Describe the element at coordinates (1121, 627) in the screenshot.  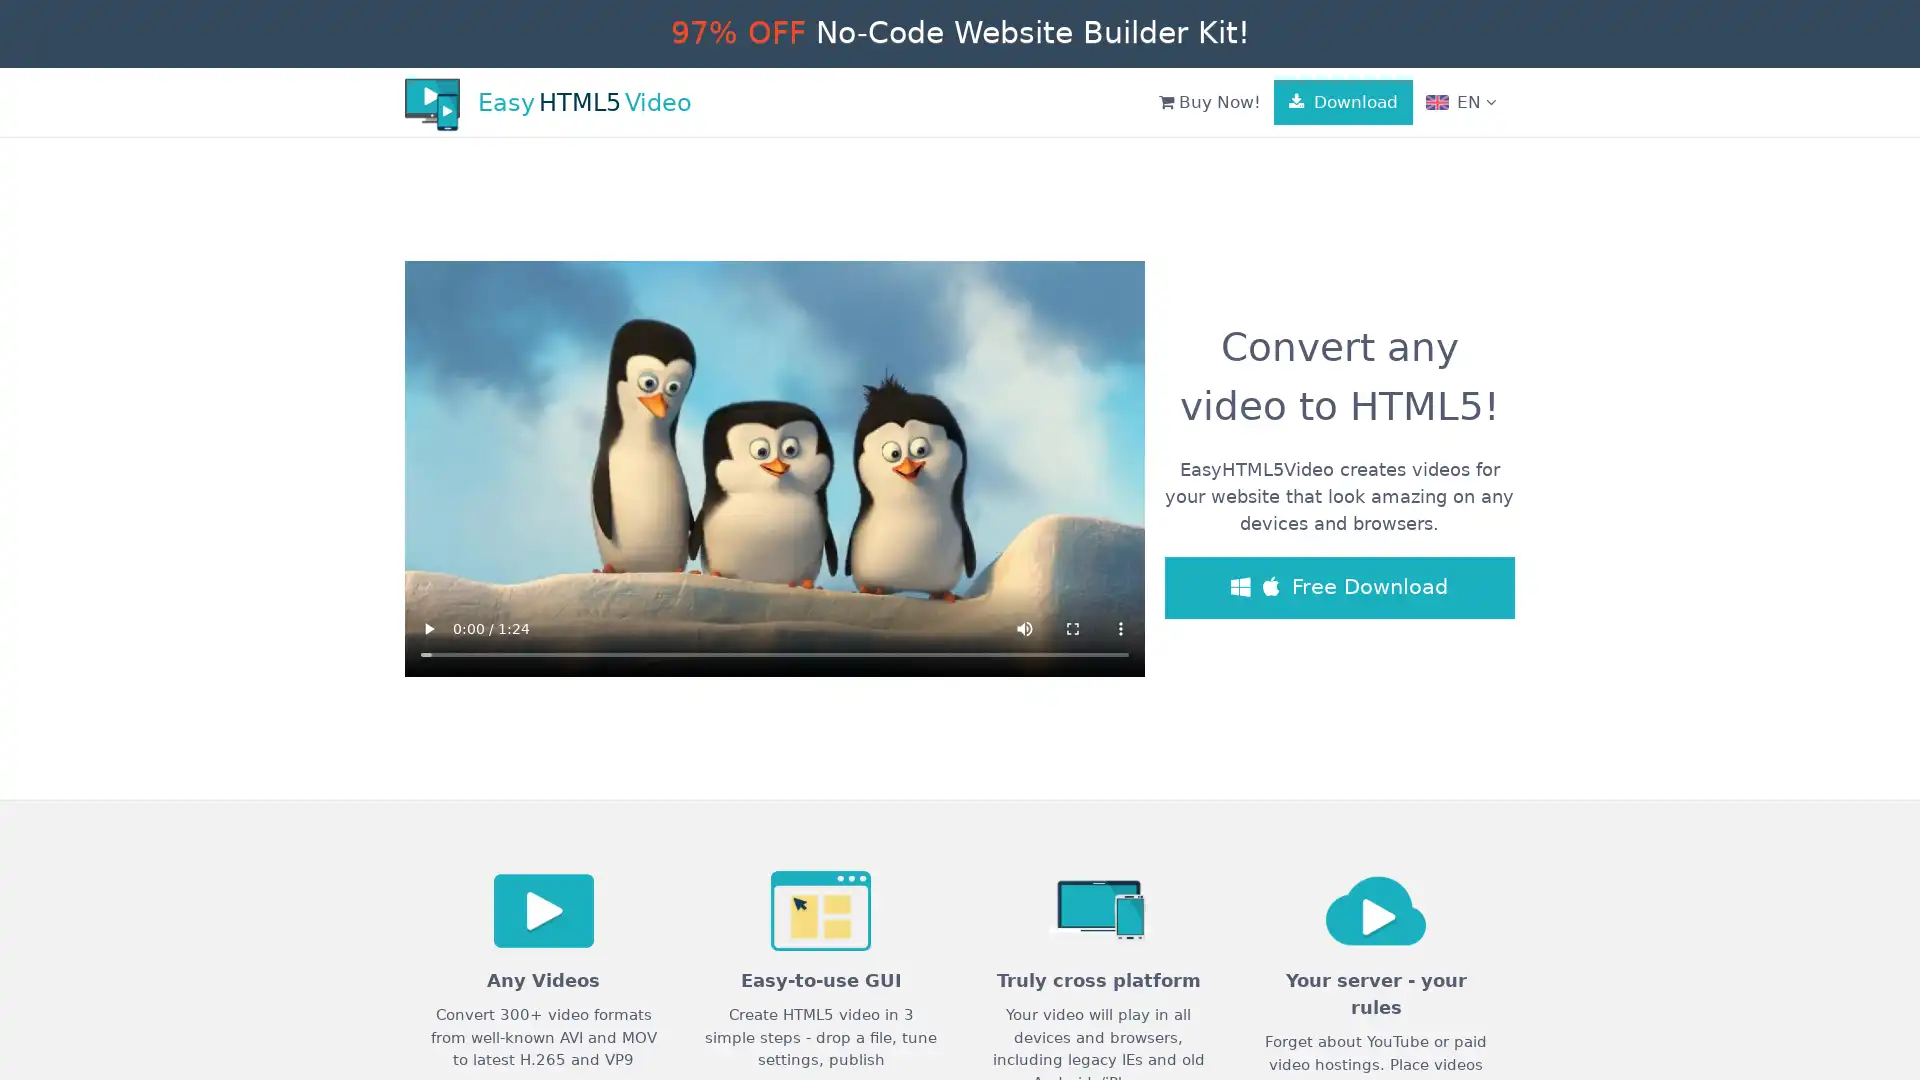
I see `show more media controls` at that location.